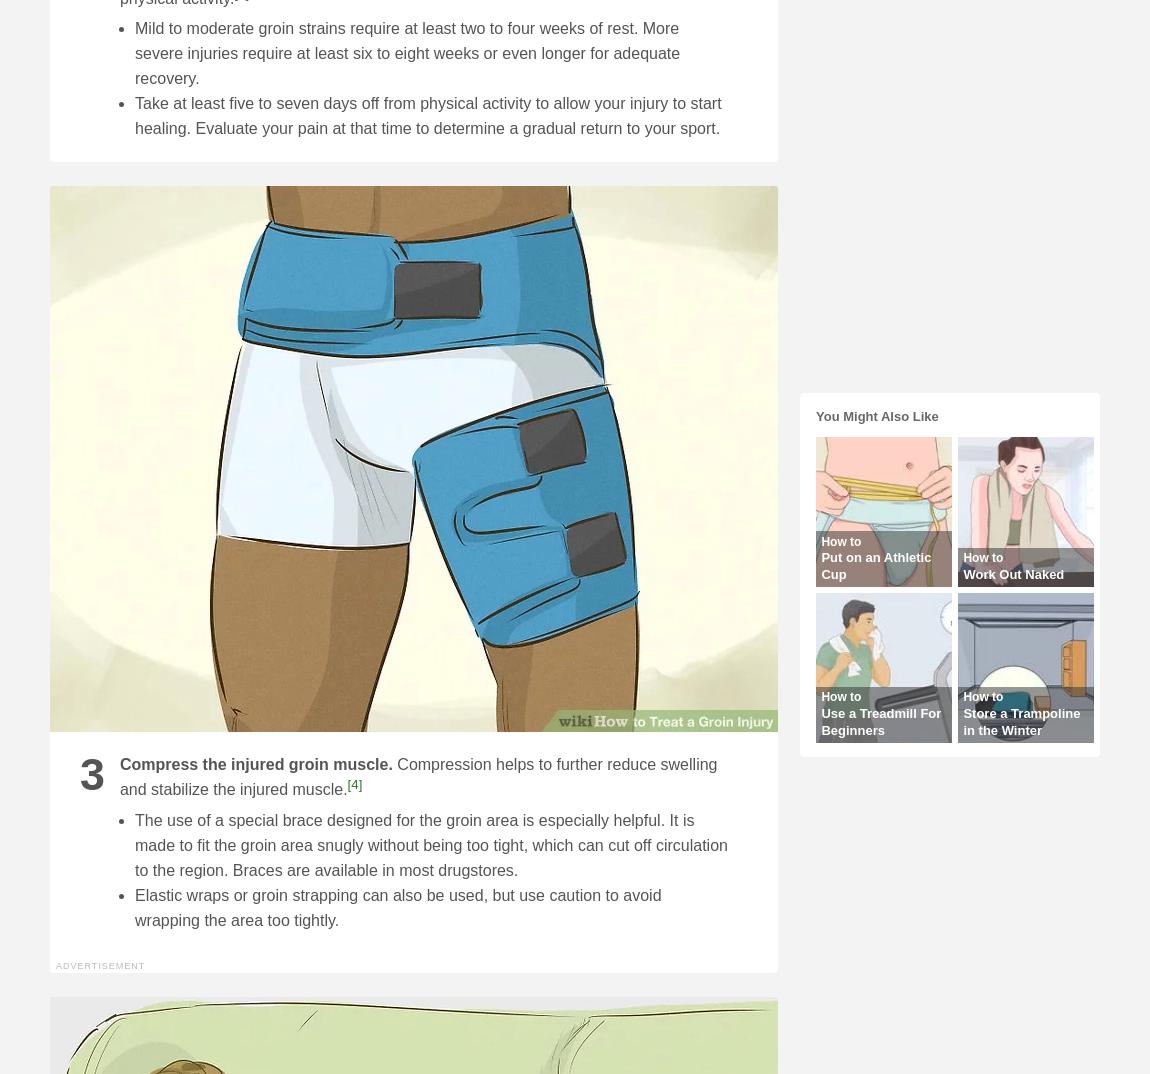 This screenshot has width=1150, height=1074. Describe the element at coordinates (407, 52) in the screenshot. I see `'Mild to moderate groin strains require at least two to four weeks of rest. More severe injuries require at least six to eight weeks or even longer for adequate recovery.'` at that location.